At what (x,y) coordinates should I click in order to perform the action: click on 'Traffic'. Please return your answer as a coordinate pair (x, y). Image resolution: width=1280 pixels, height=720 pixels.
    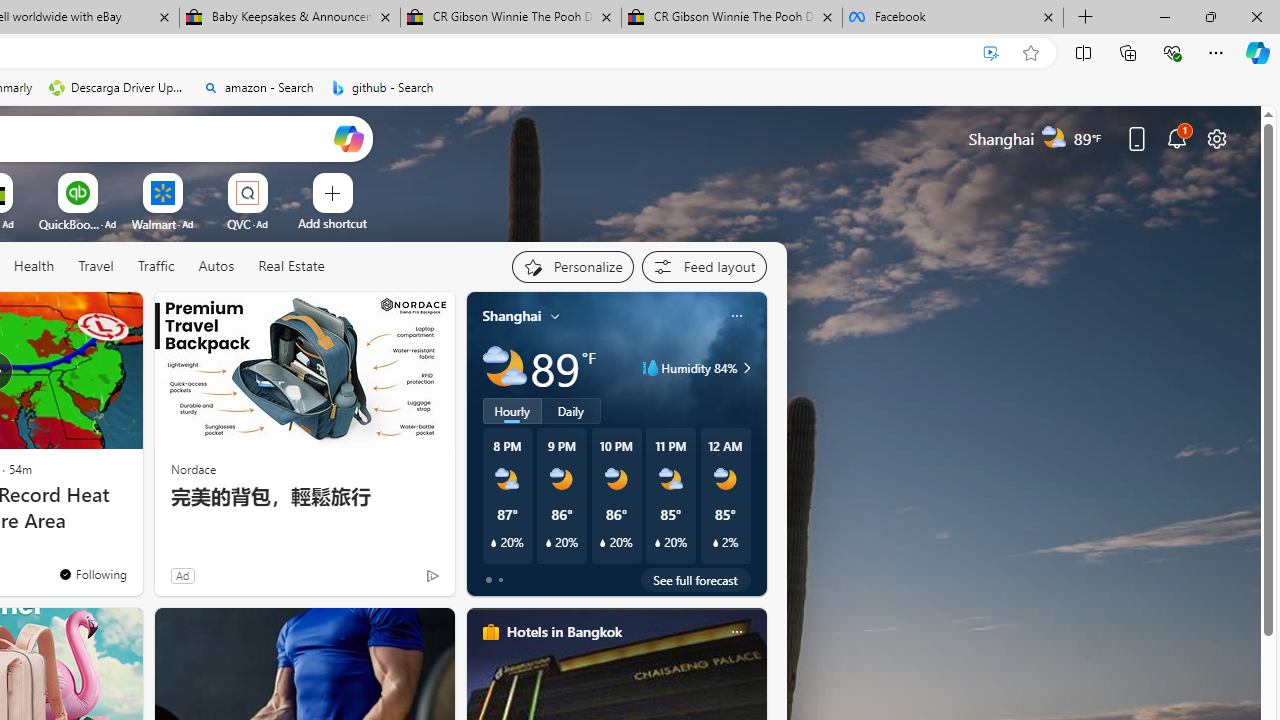
    Looking at the image, I should click on (154, 265).